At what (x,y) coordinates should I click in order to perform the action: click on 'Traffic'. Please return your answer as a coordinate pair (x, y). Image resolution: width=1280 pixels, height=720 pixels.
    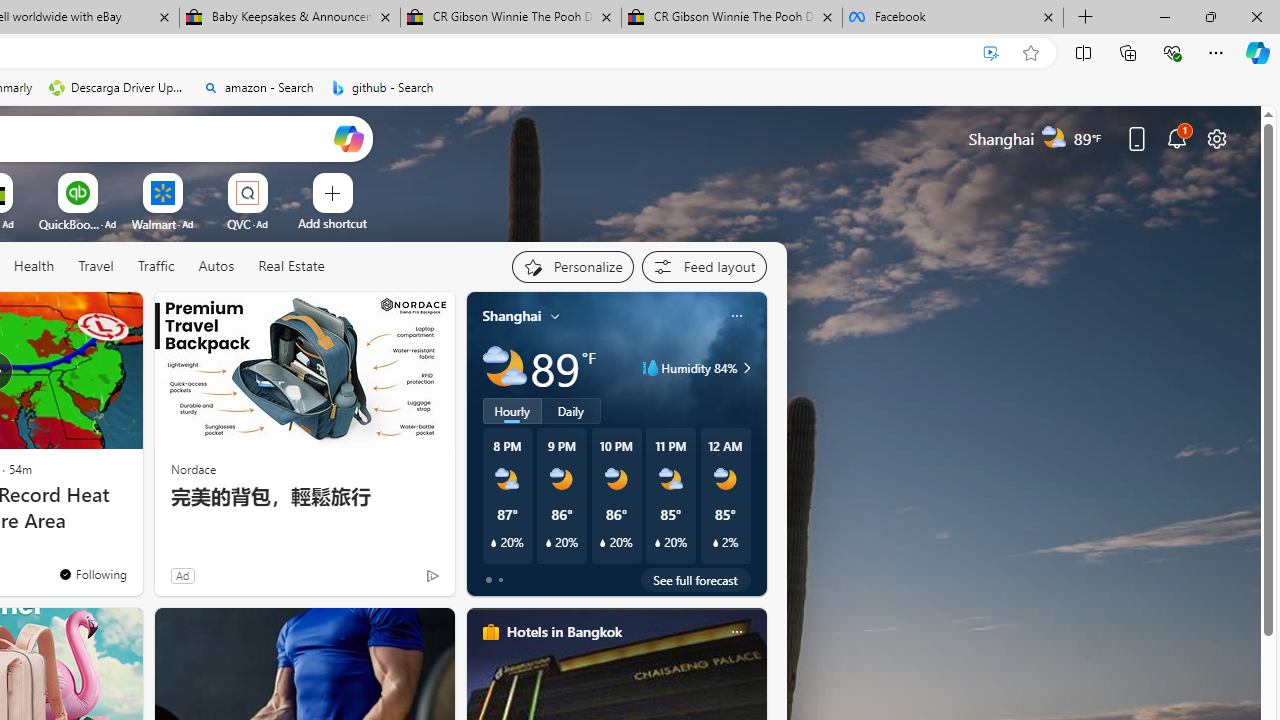
    Looking at the image, I should click on (154, 265).